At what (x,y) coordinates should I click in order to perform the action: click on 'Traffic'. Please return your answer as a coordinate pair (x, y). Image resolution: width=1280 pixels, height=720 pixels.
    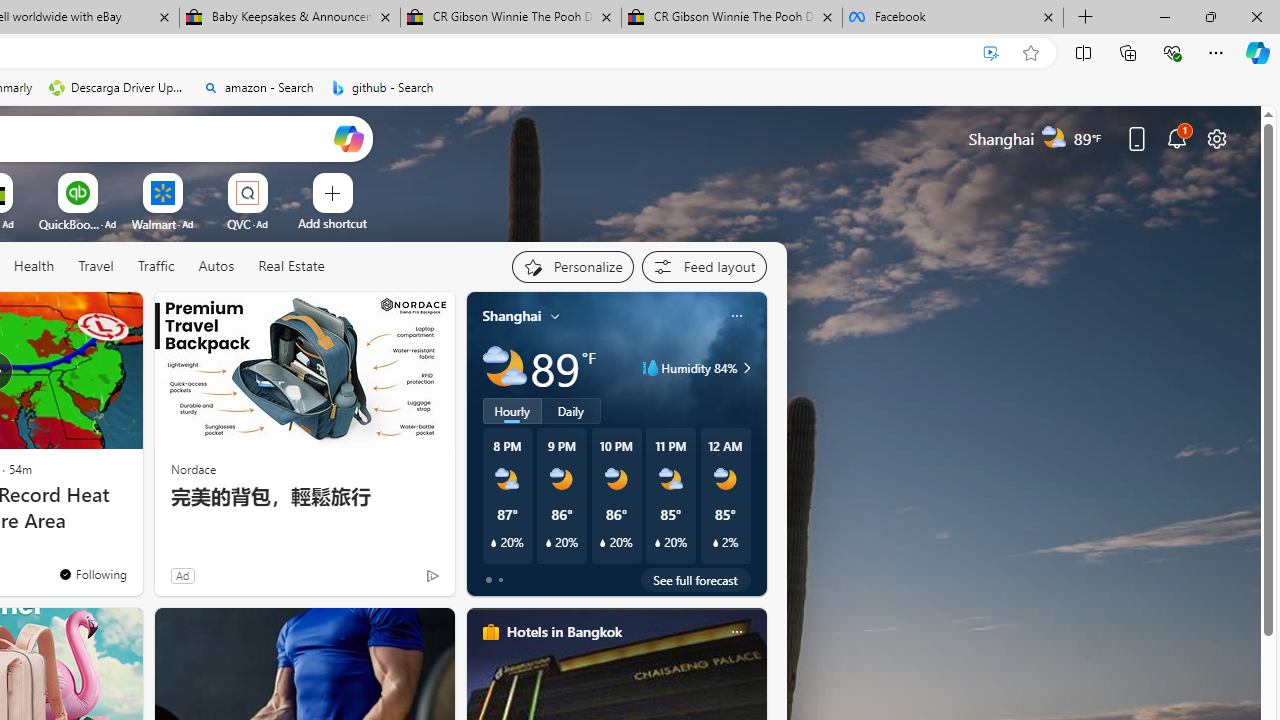
    Looking at the image, I should click on (154, 265).